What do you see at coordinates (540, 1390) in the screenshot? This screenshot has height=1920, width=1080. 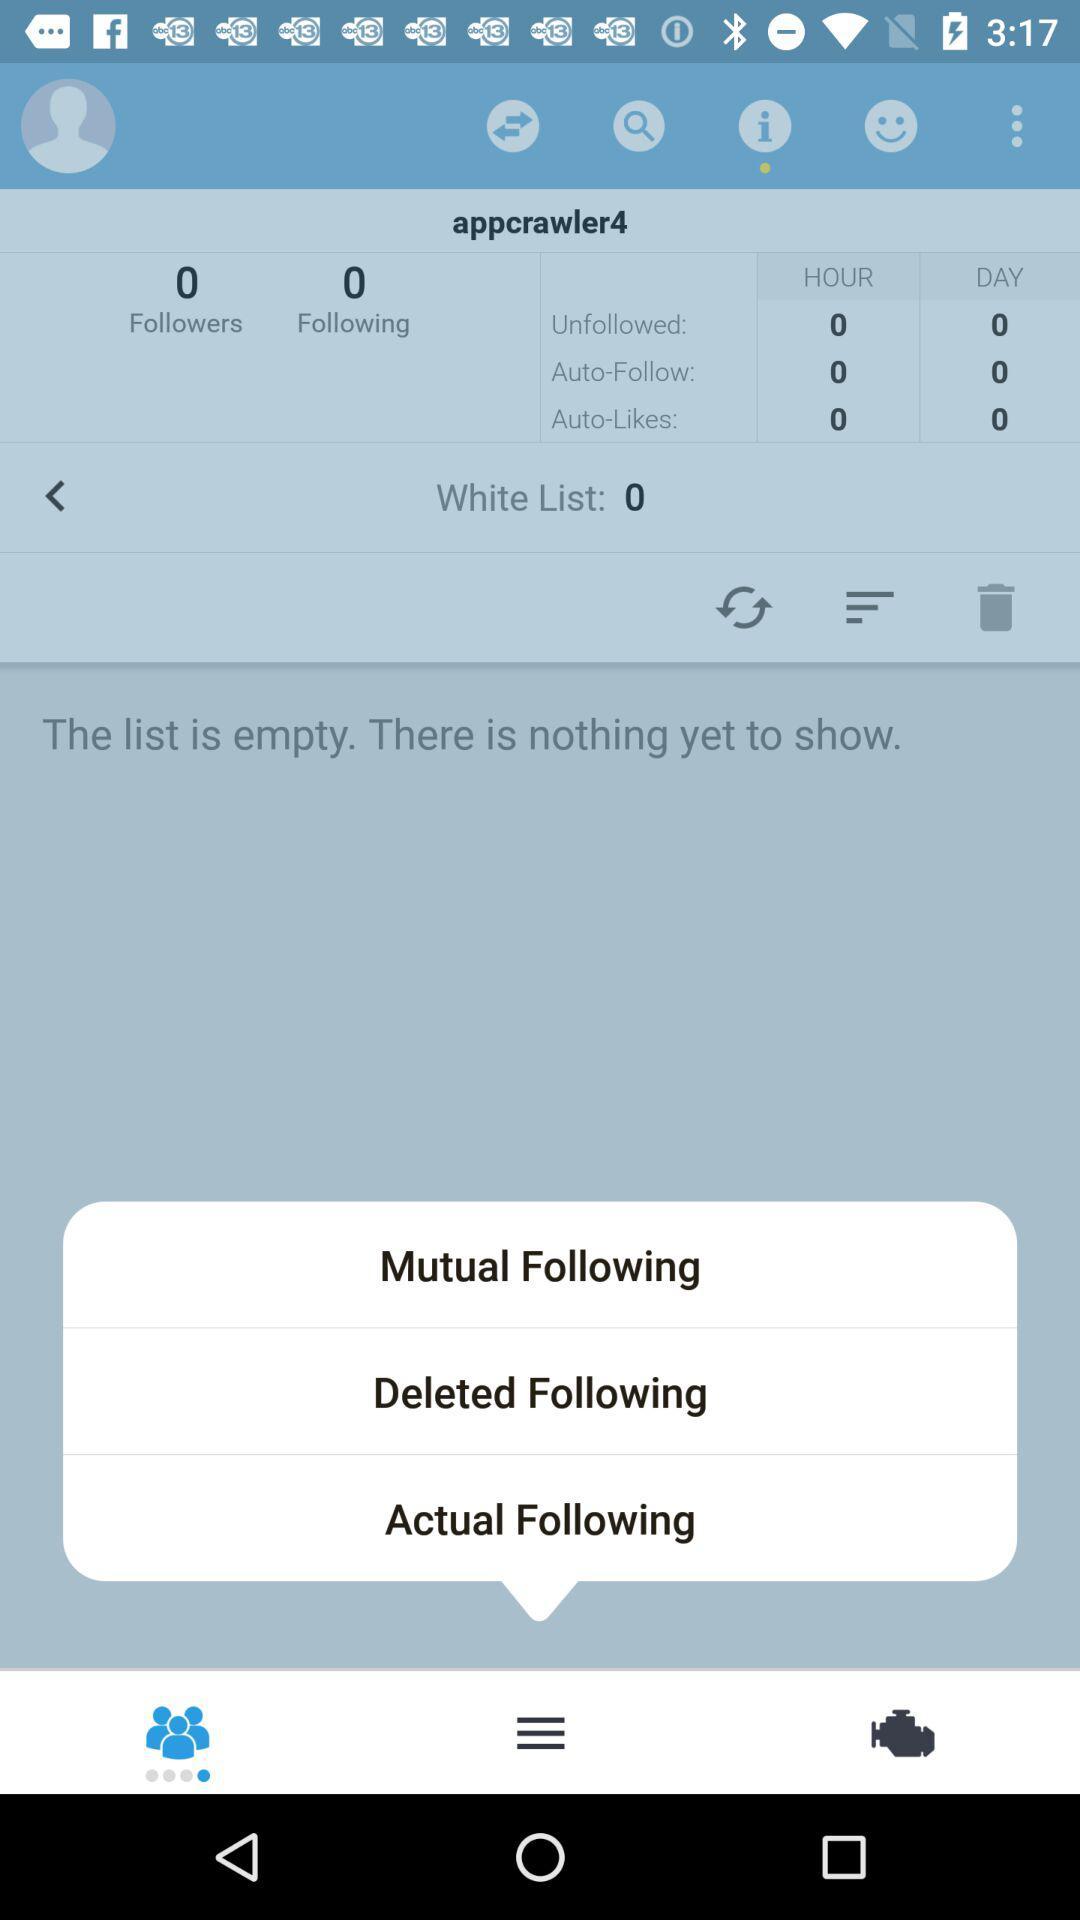 I see `the deleted following` at bounding box center [540, 1390].